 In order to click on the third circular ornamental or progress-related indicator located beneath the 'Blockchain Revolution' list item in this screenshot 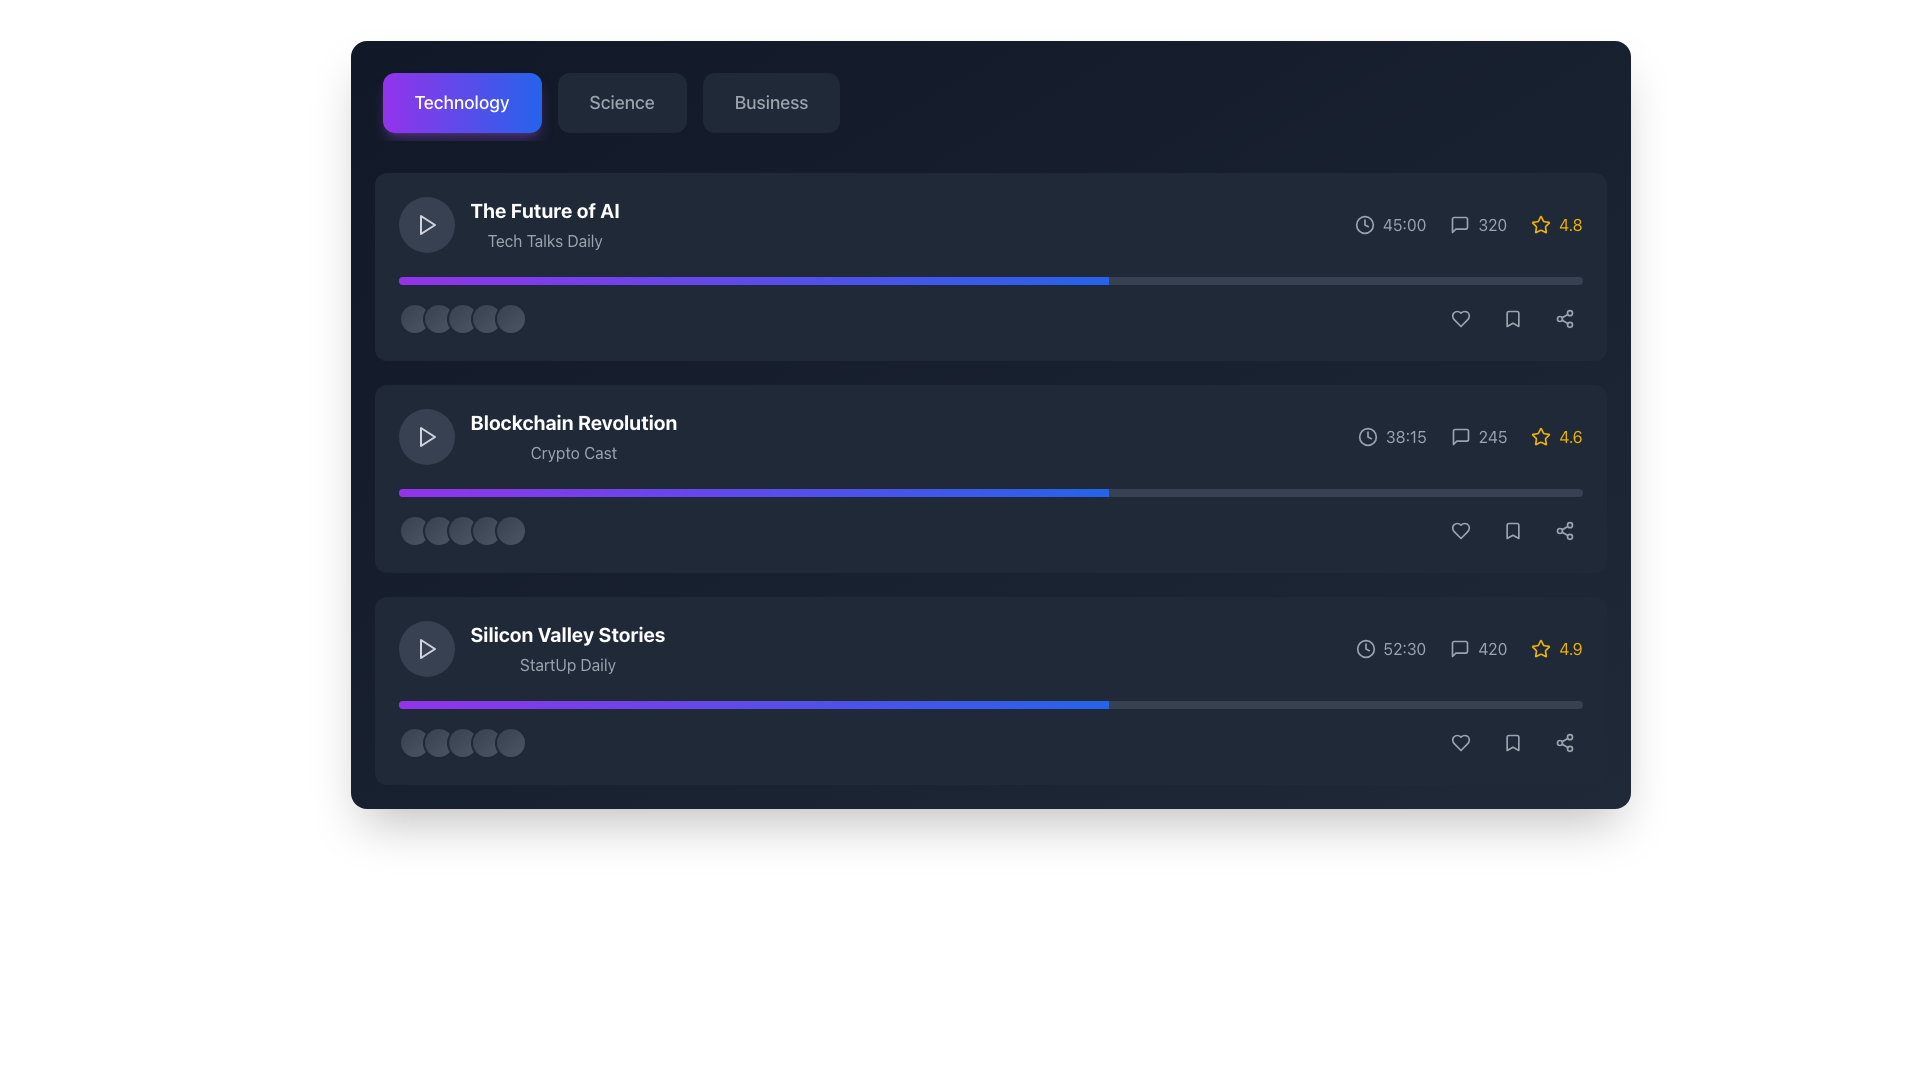, I will do `click(461, 530)`.